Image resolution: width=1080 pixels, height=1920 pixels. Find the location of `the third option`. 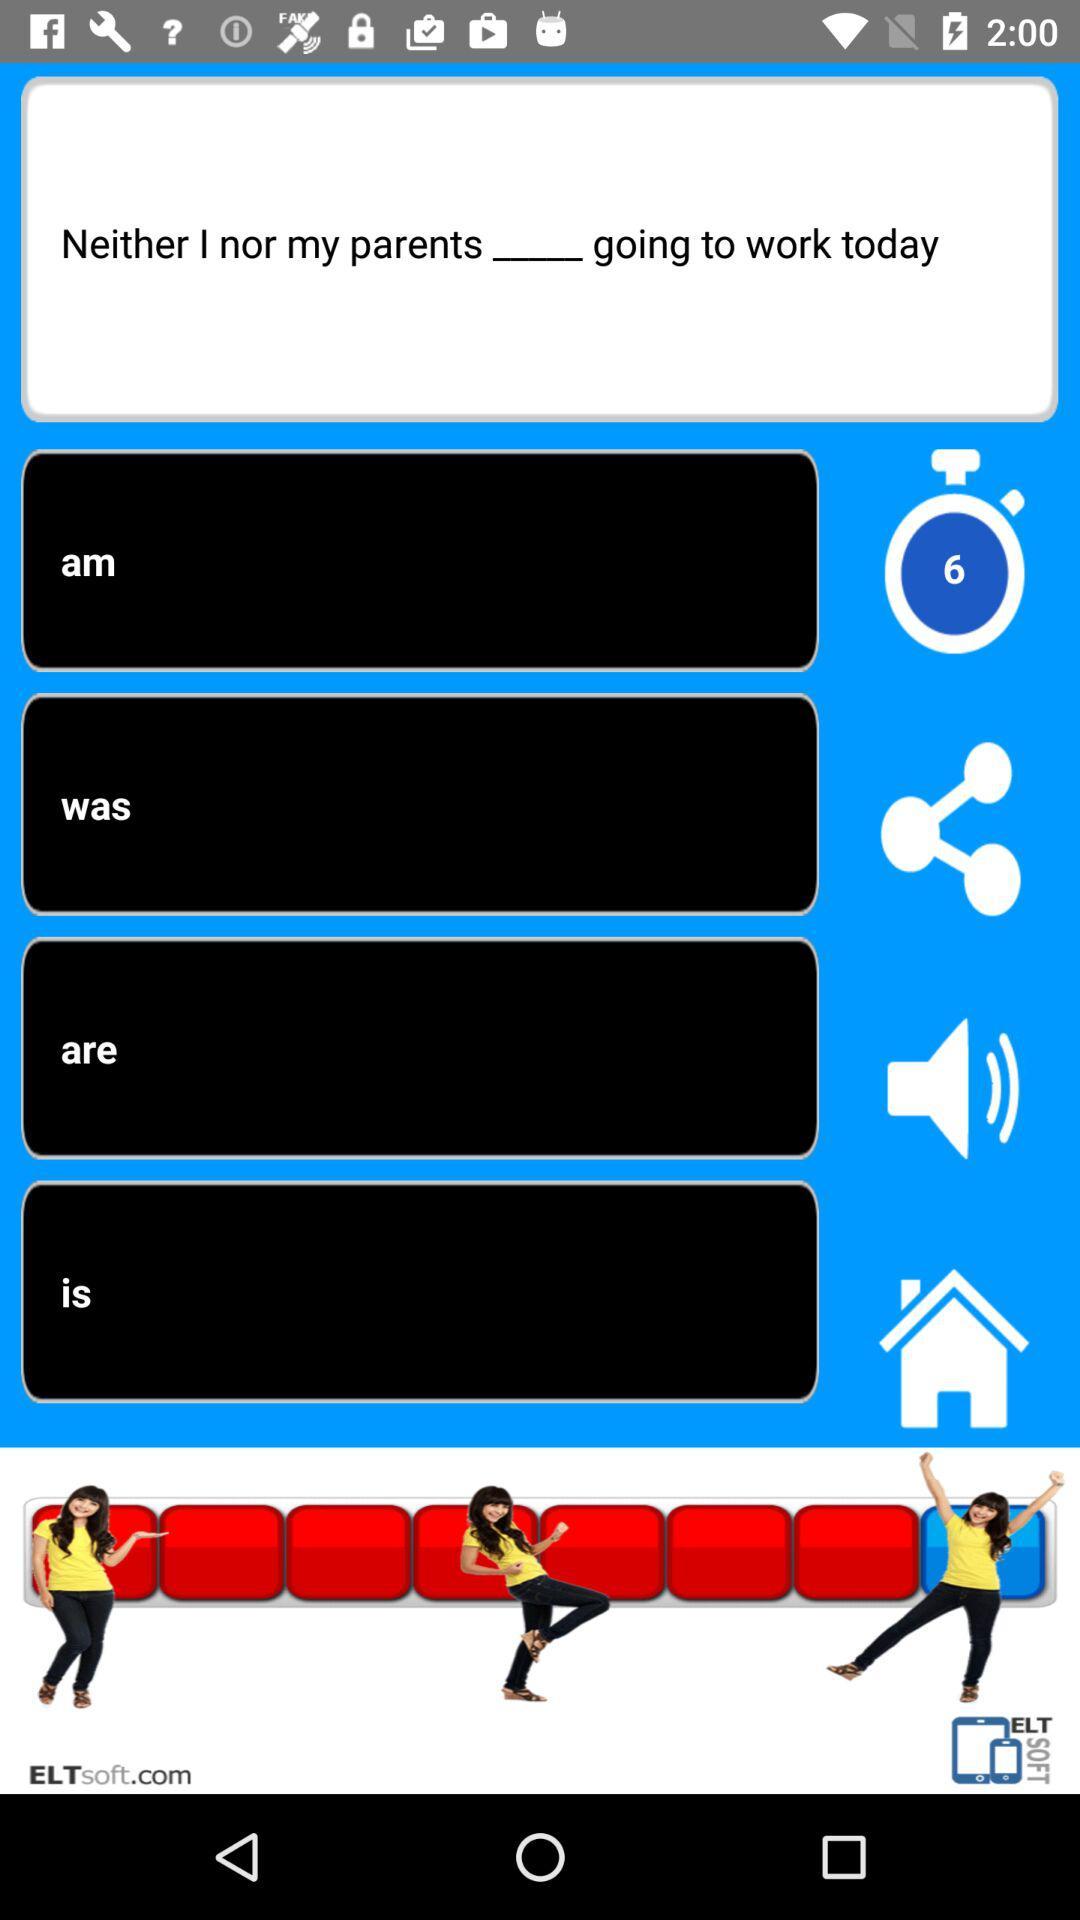

the third option is located at coordinates (419, 1047).